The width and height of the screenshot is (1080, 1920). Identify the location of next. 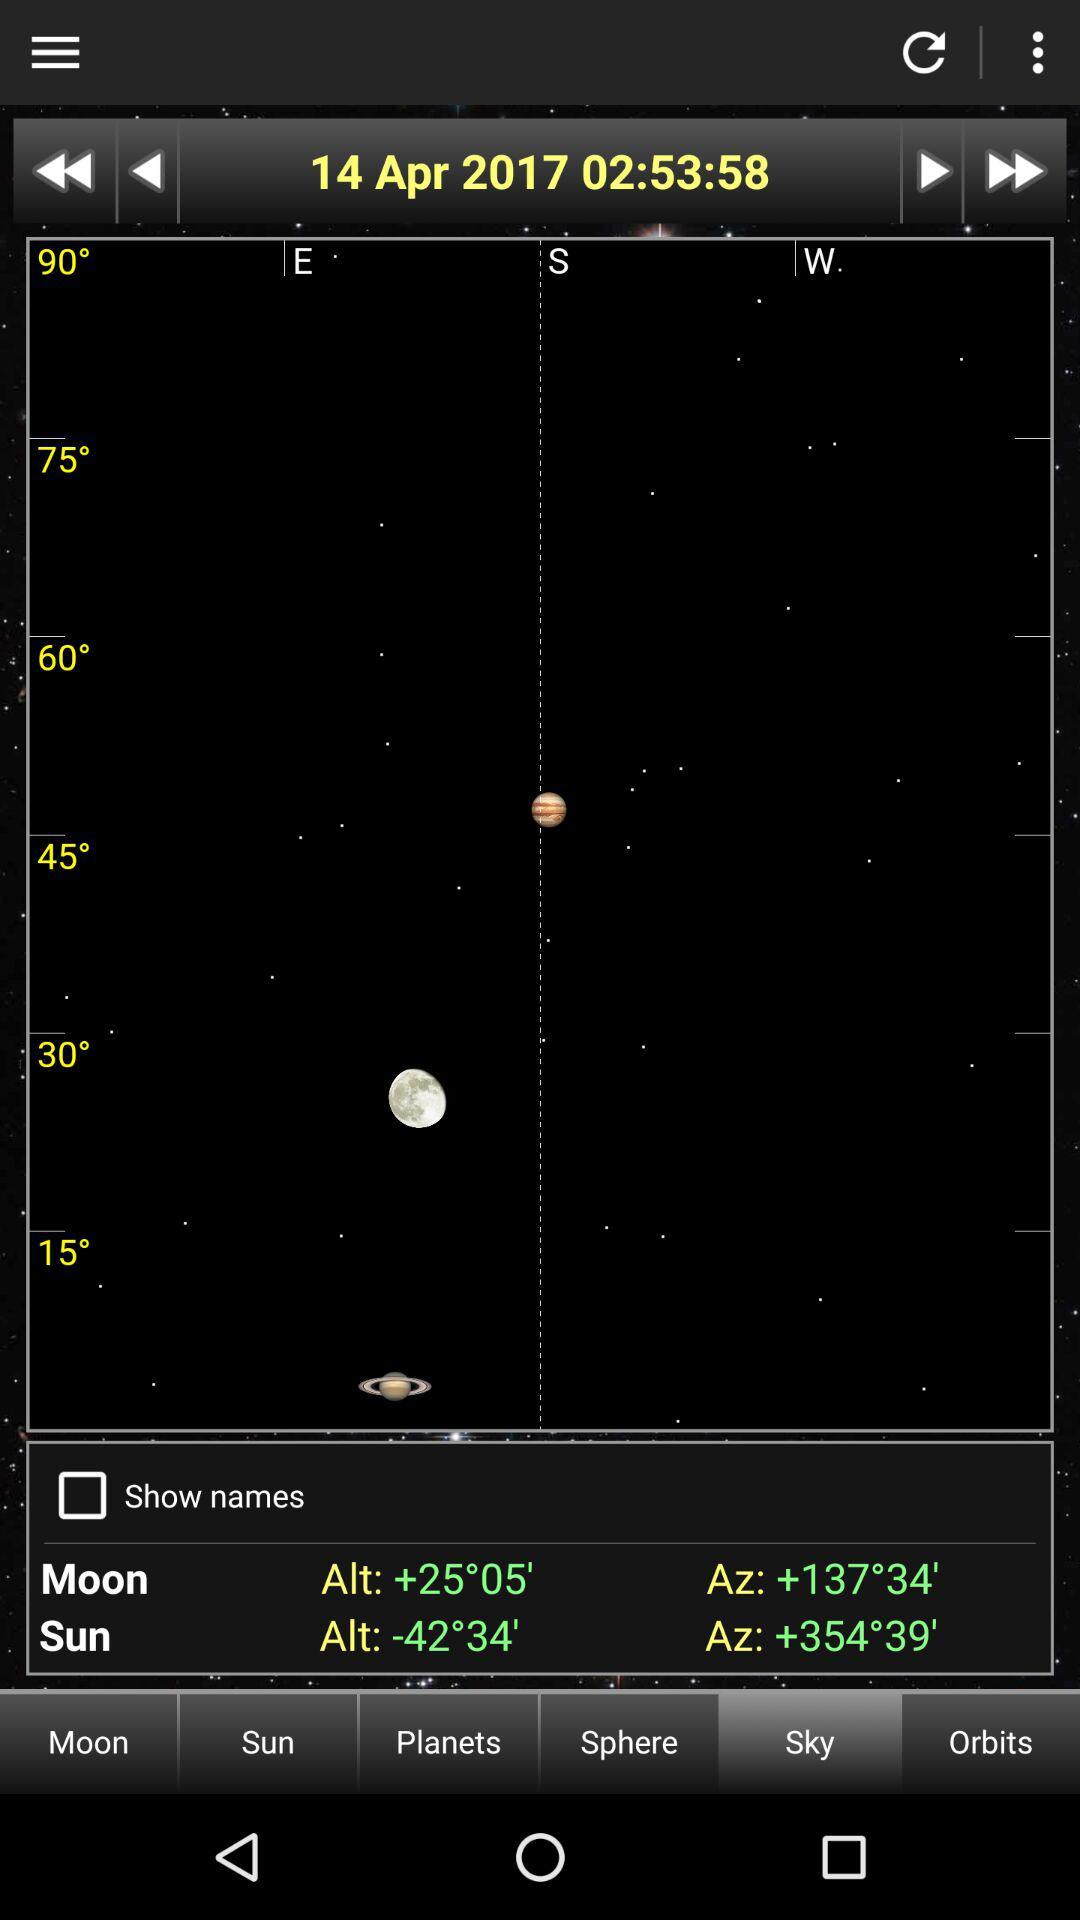
(932, 171).